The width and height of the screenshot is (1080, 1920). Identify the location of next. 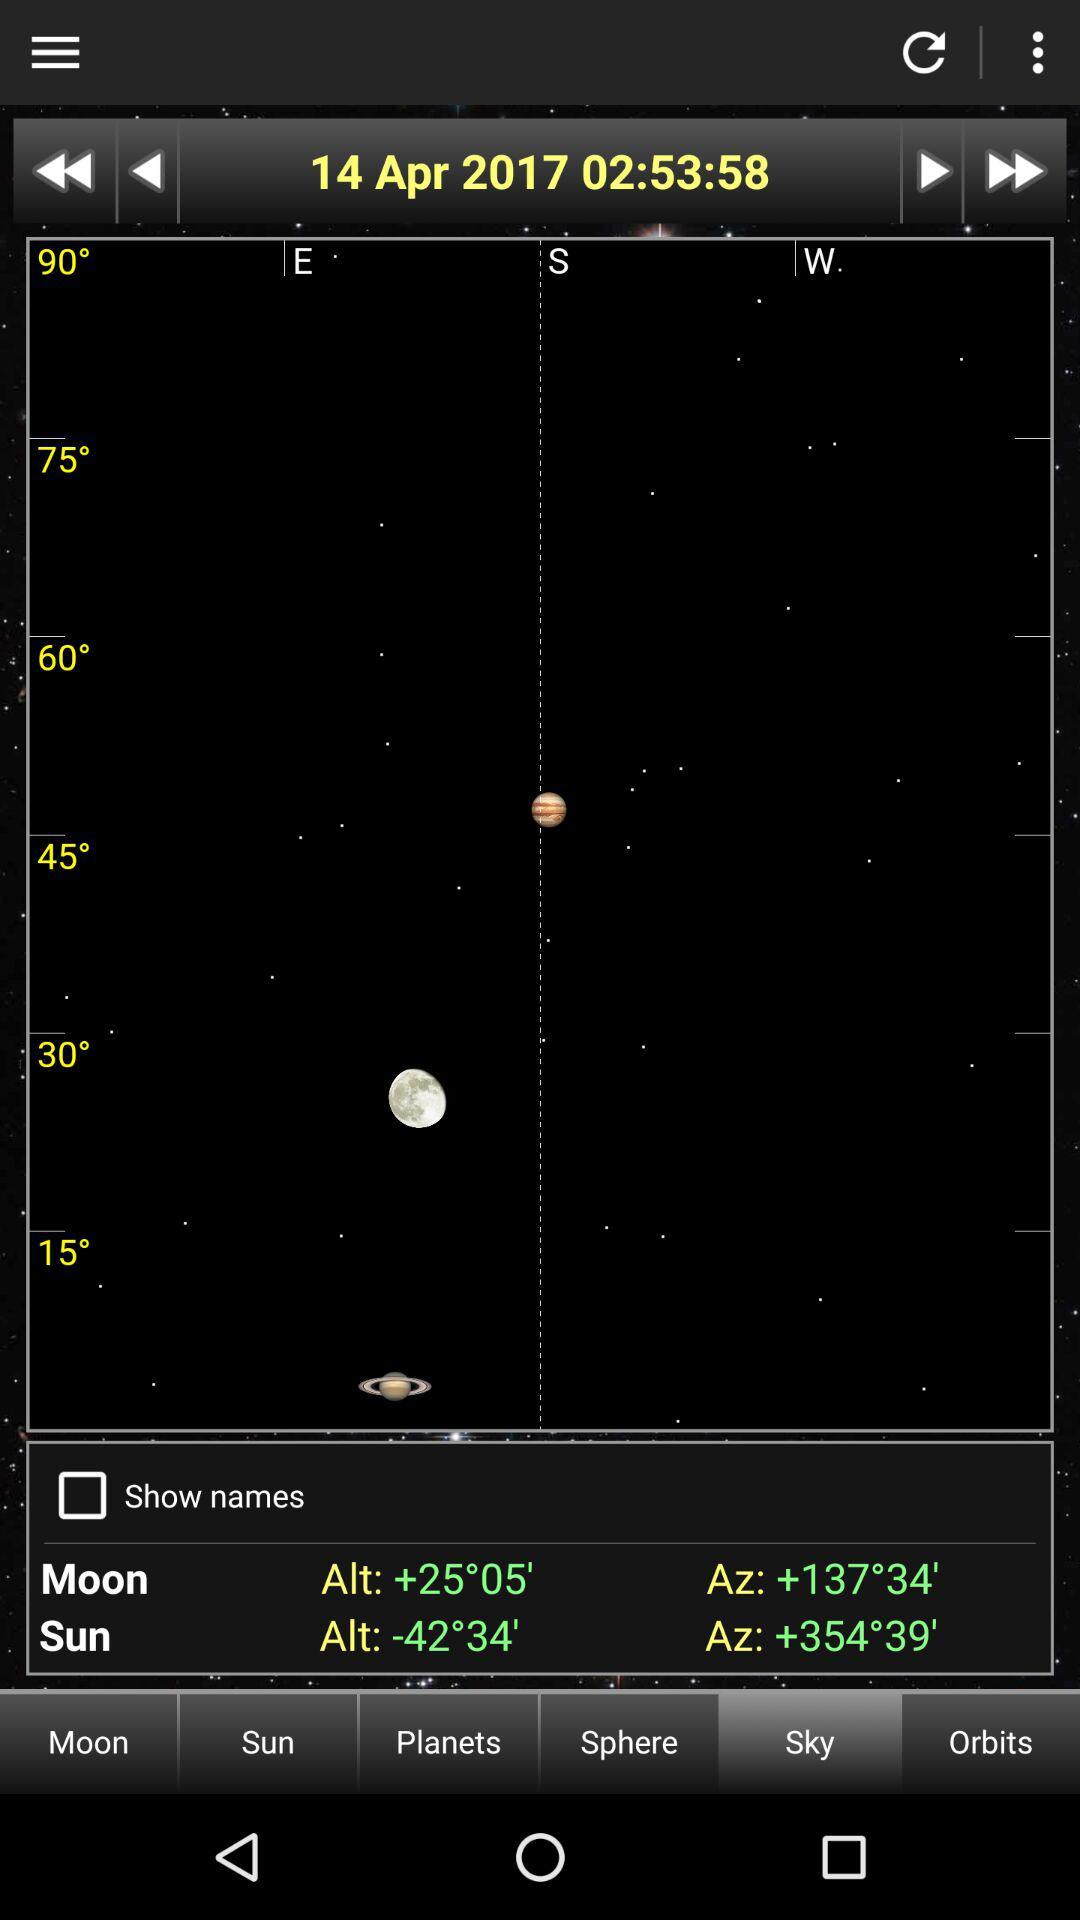
(932, 171).